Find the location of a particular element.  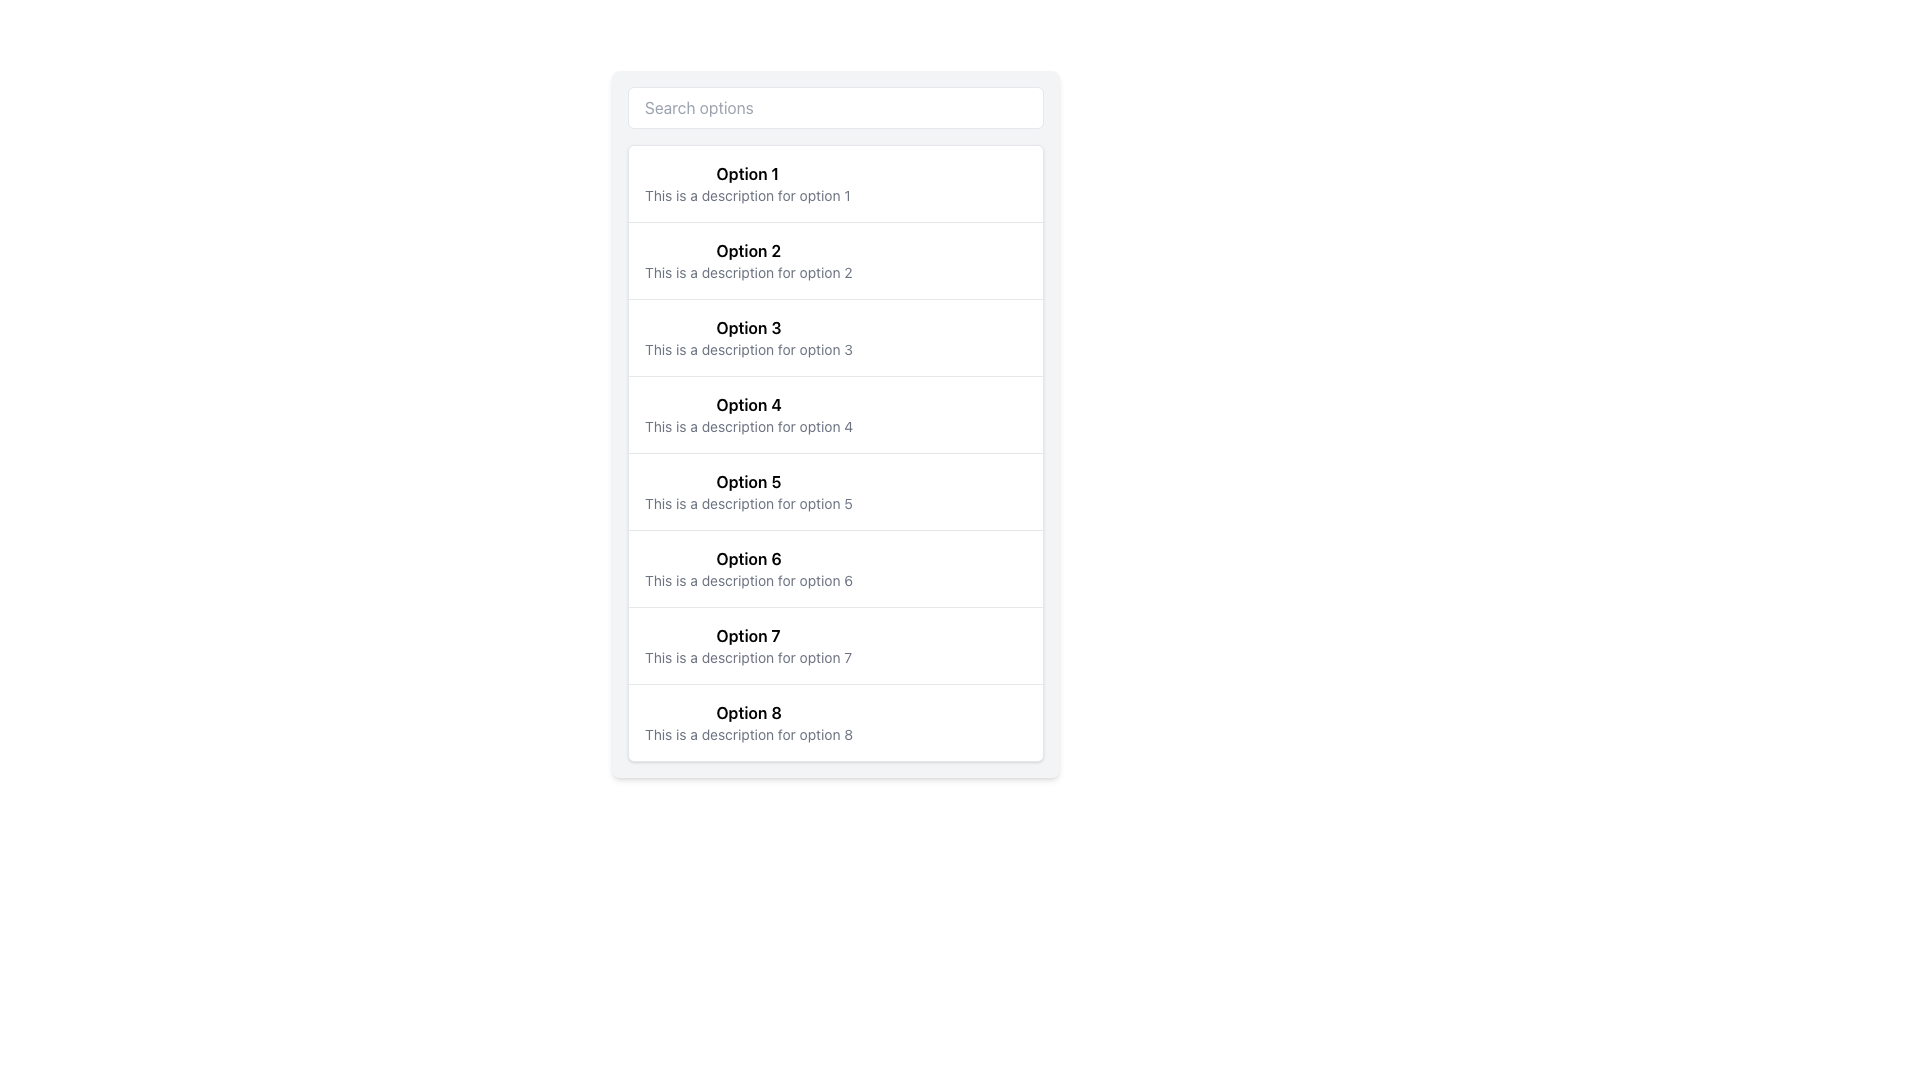

the text label indicating the title of the fourth selectable option within the vertical list, which serves as a reference for the user is located at coordinates (748, 405).